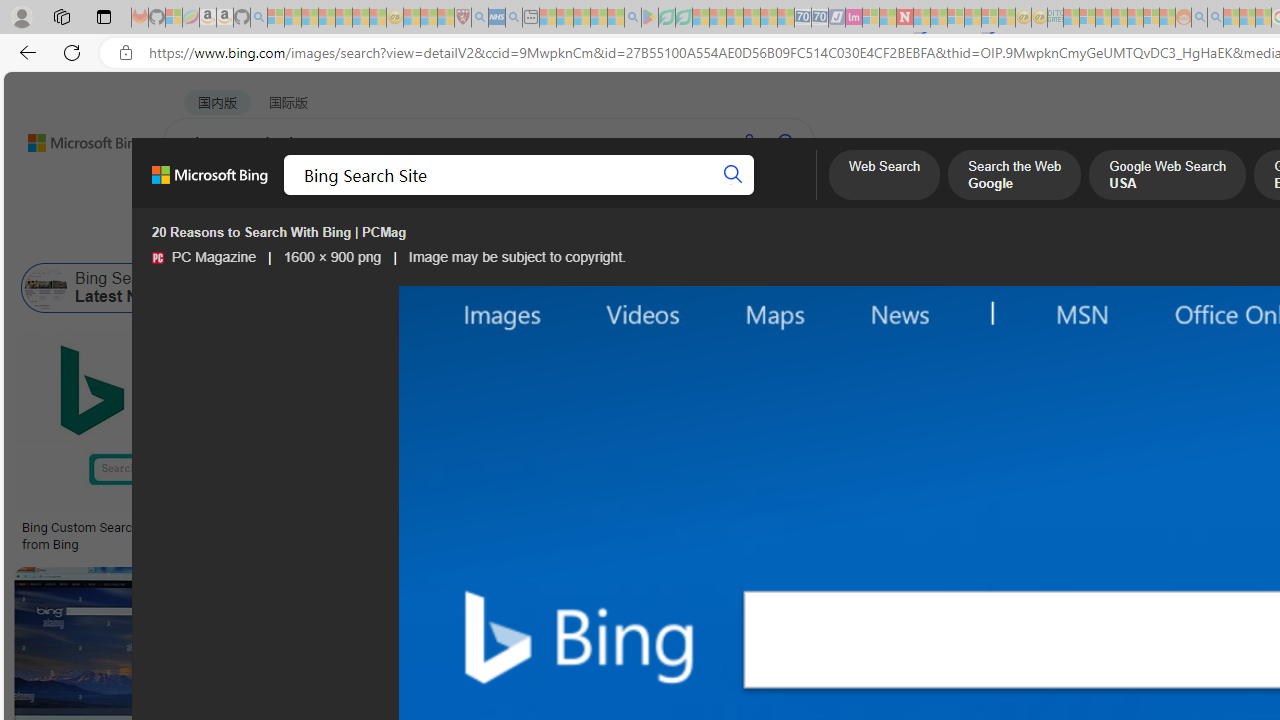 The width and height of the screenshot is (1280, 720). I want to click on 'Search button', so click(732, 174).